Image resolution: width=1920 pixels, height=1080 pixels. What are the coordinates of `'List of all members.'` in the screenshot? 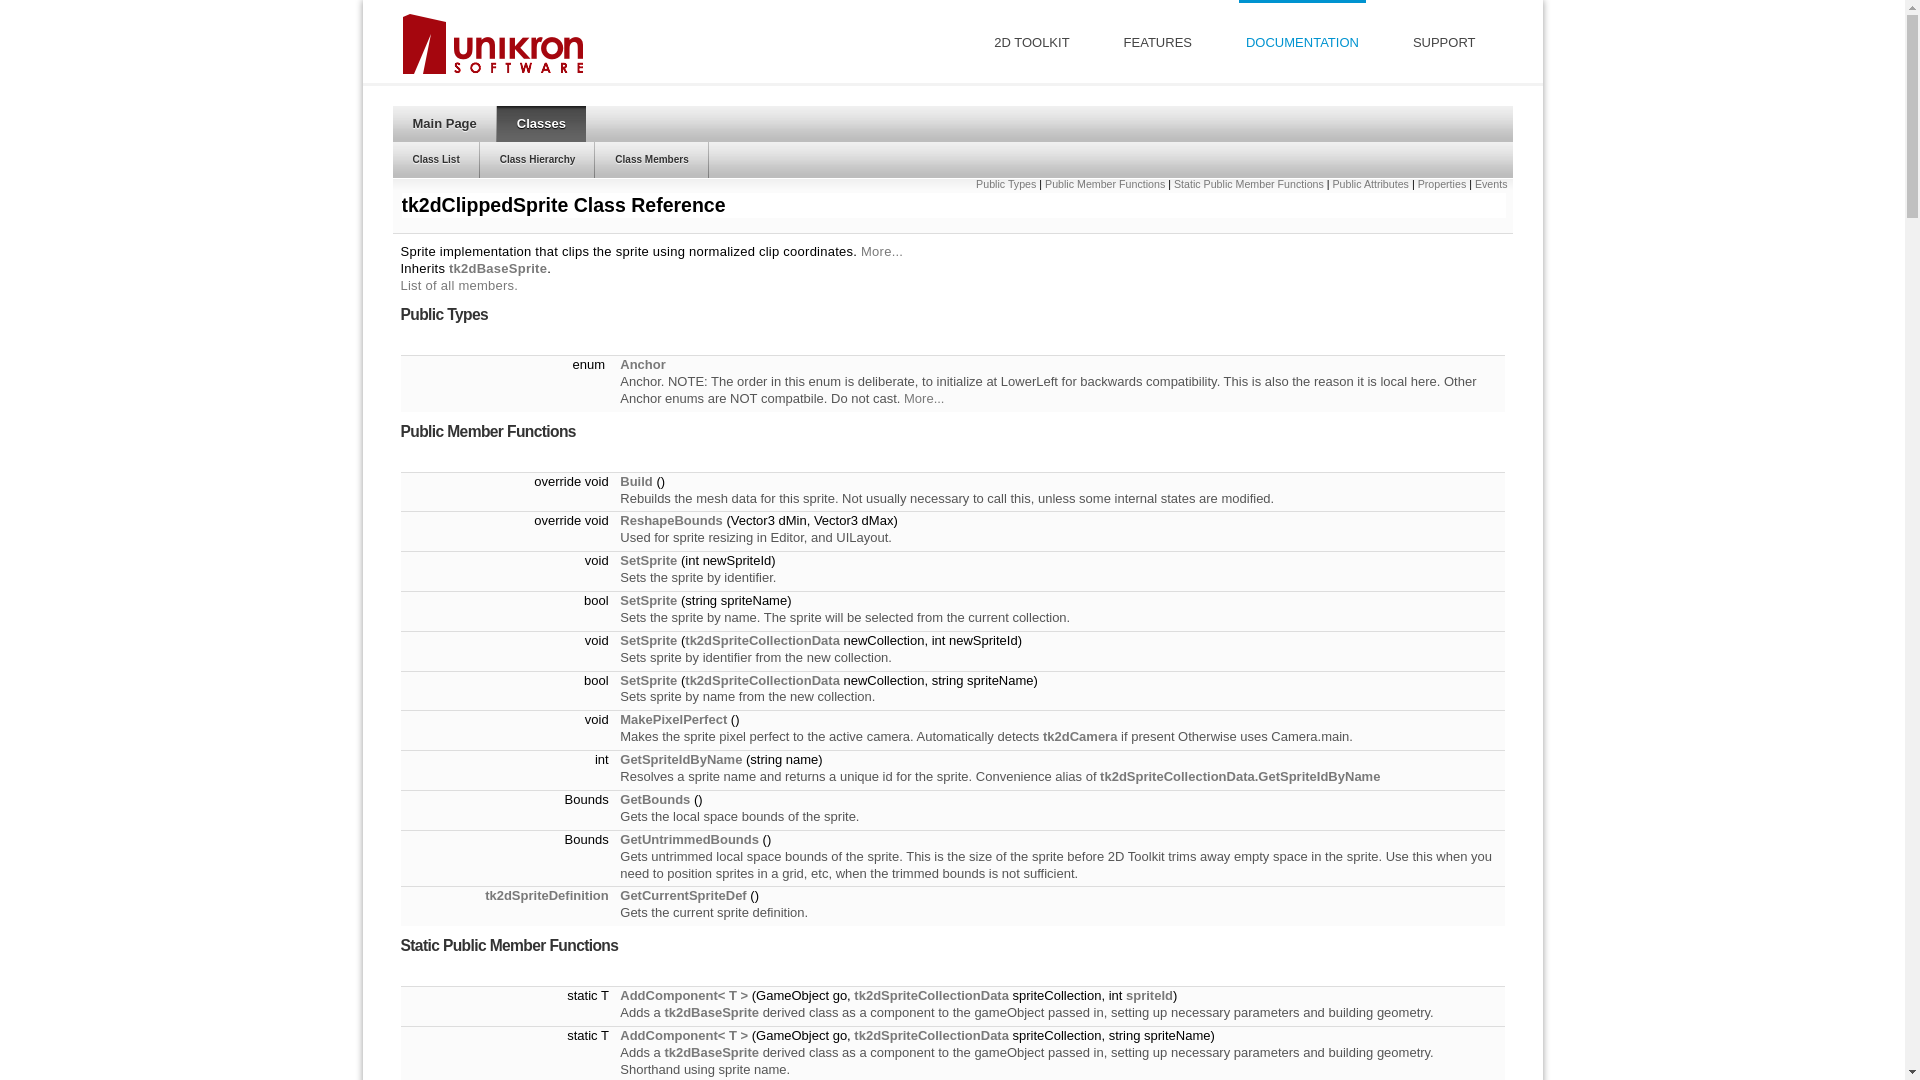 It's located at (458, 285).